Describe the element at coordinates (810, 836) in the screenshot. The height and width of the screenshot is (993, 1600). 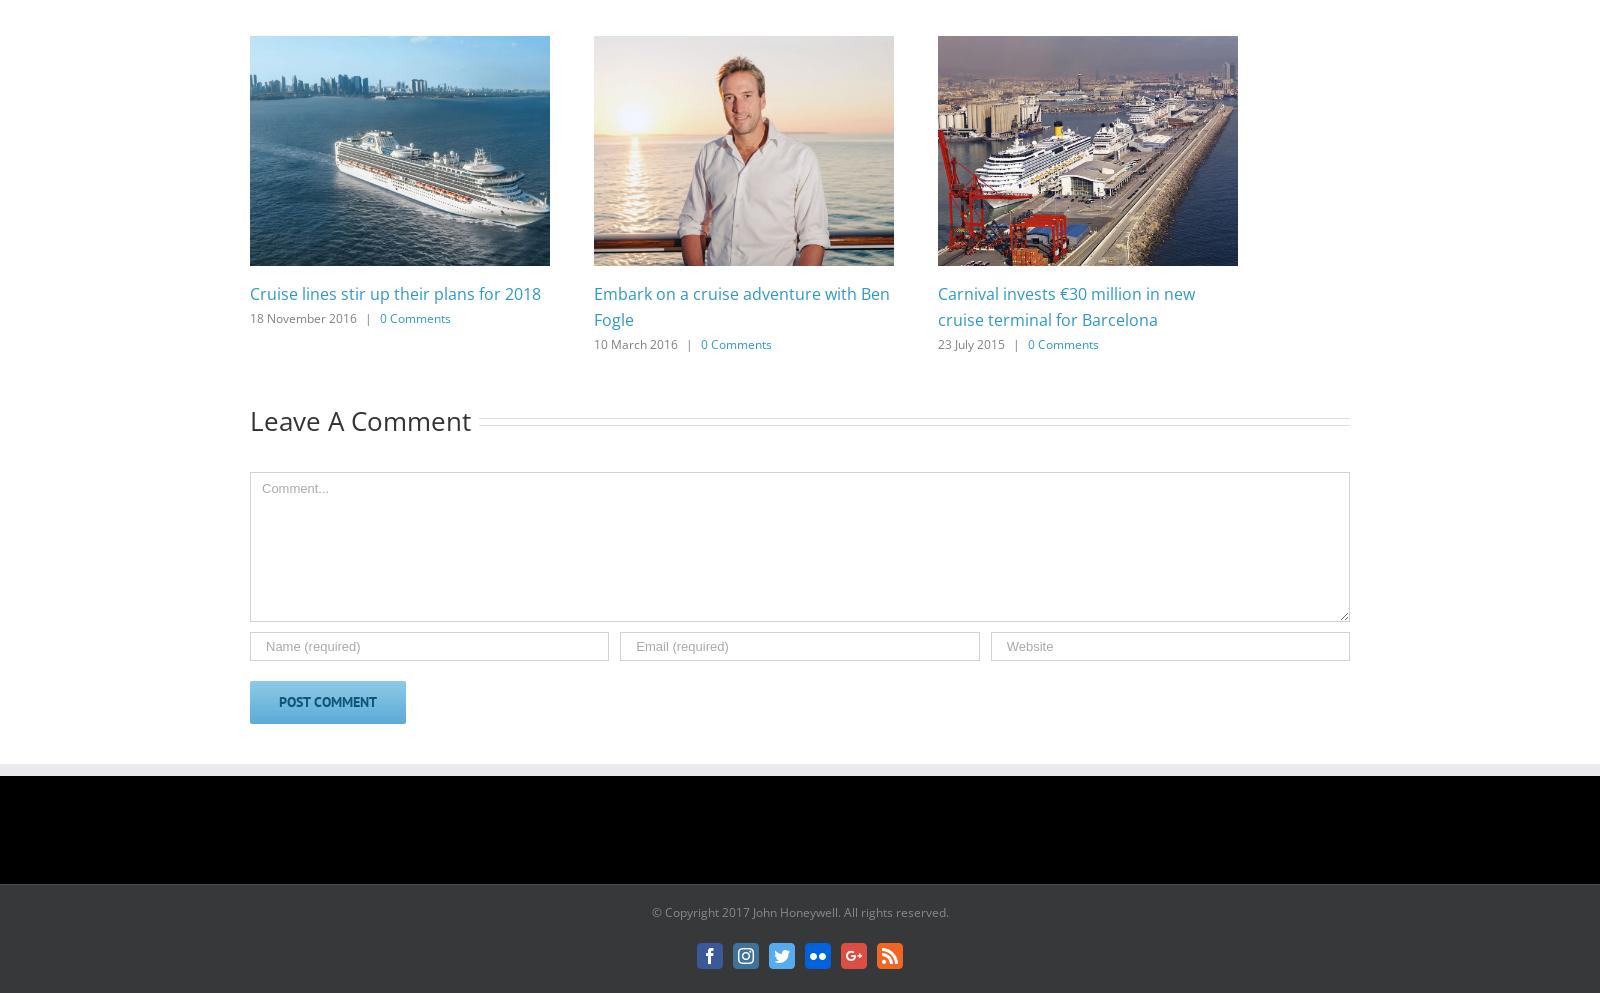
I see `'Follow on Instagram'` at that location.